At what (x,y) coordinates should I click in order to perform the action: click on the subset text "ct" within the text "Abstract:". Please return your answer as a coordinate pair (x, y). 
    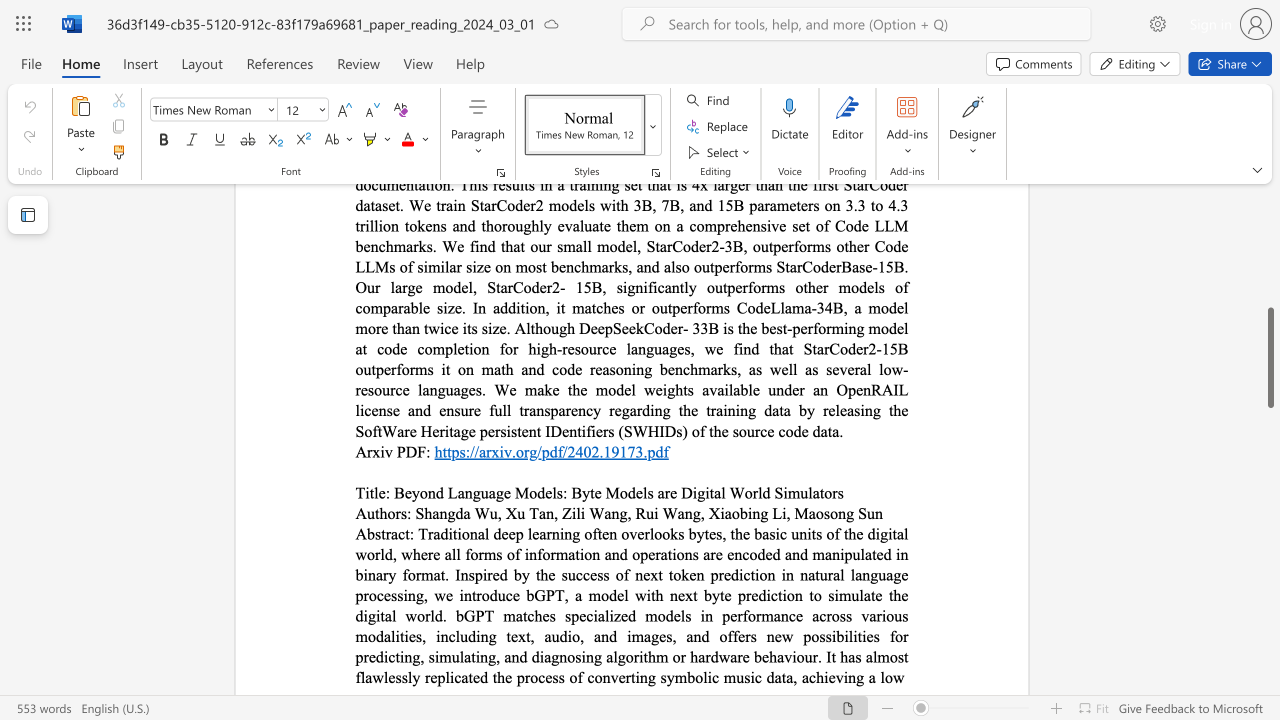
    Looking at the image, I should click on (398, 532).